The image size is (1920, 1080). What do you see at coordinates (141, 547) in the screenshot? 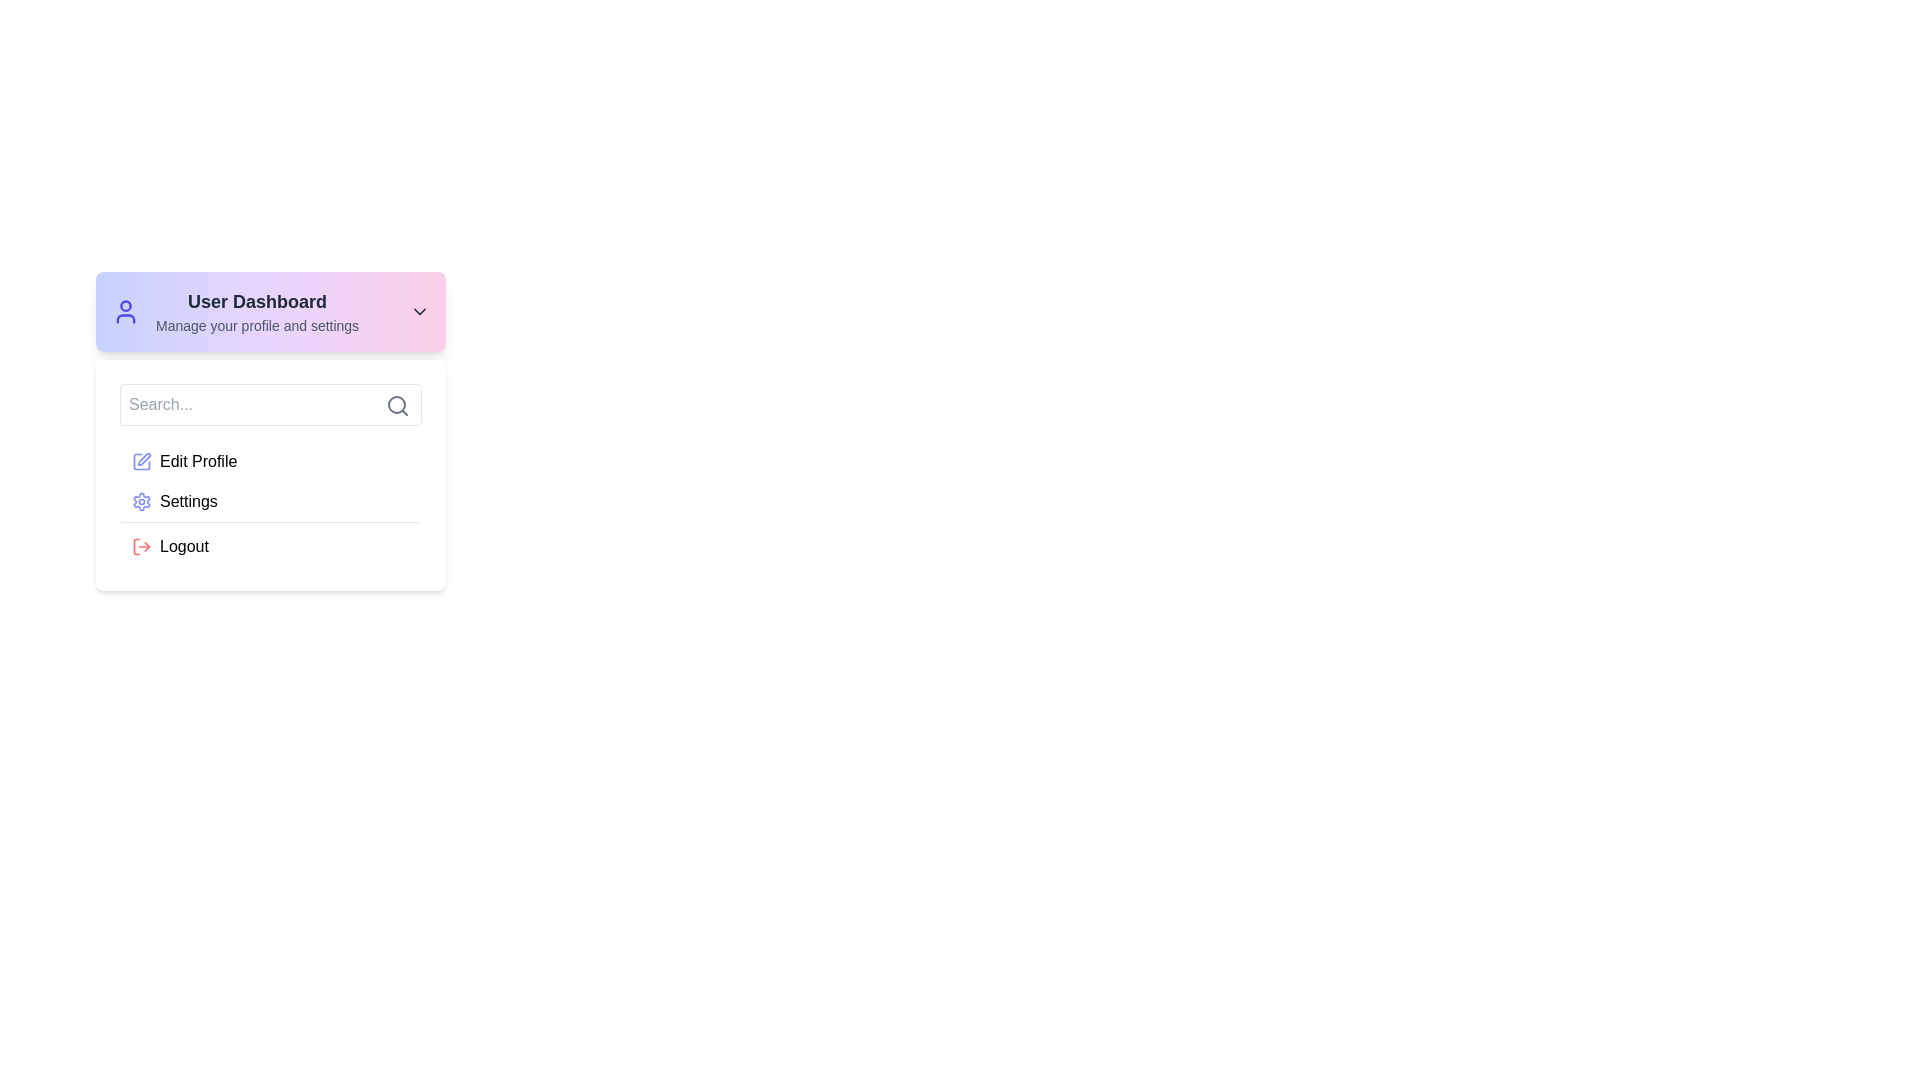
I see `the logout icon located to the left of the 'Logout' text in the bottom row of the dropdown component under the 'User Dashboard' section` at bounding box center [141, 547].